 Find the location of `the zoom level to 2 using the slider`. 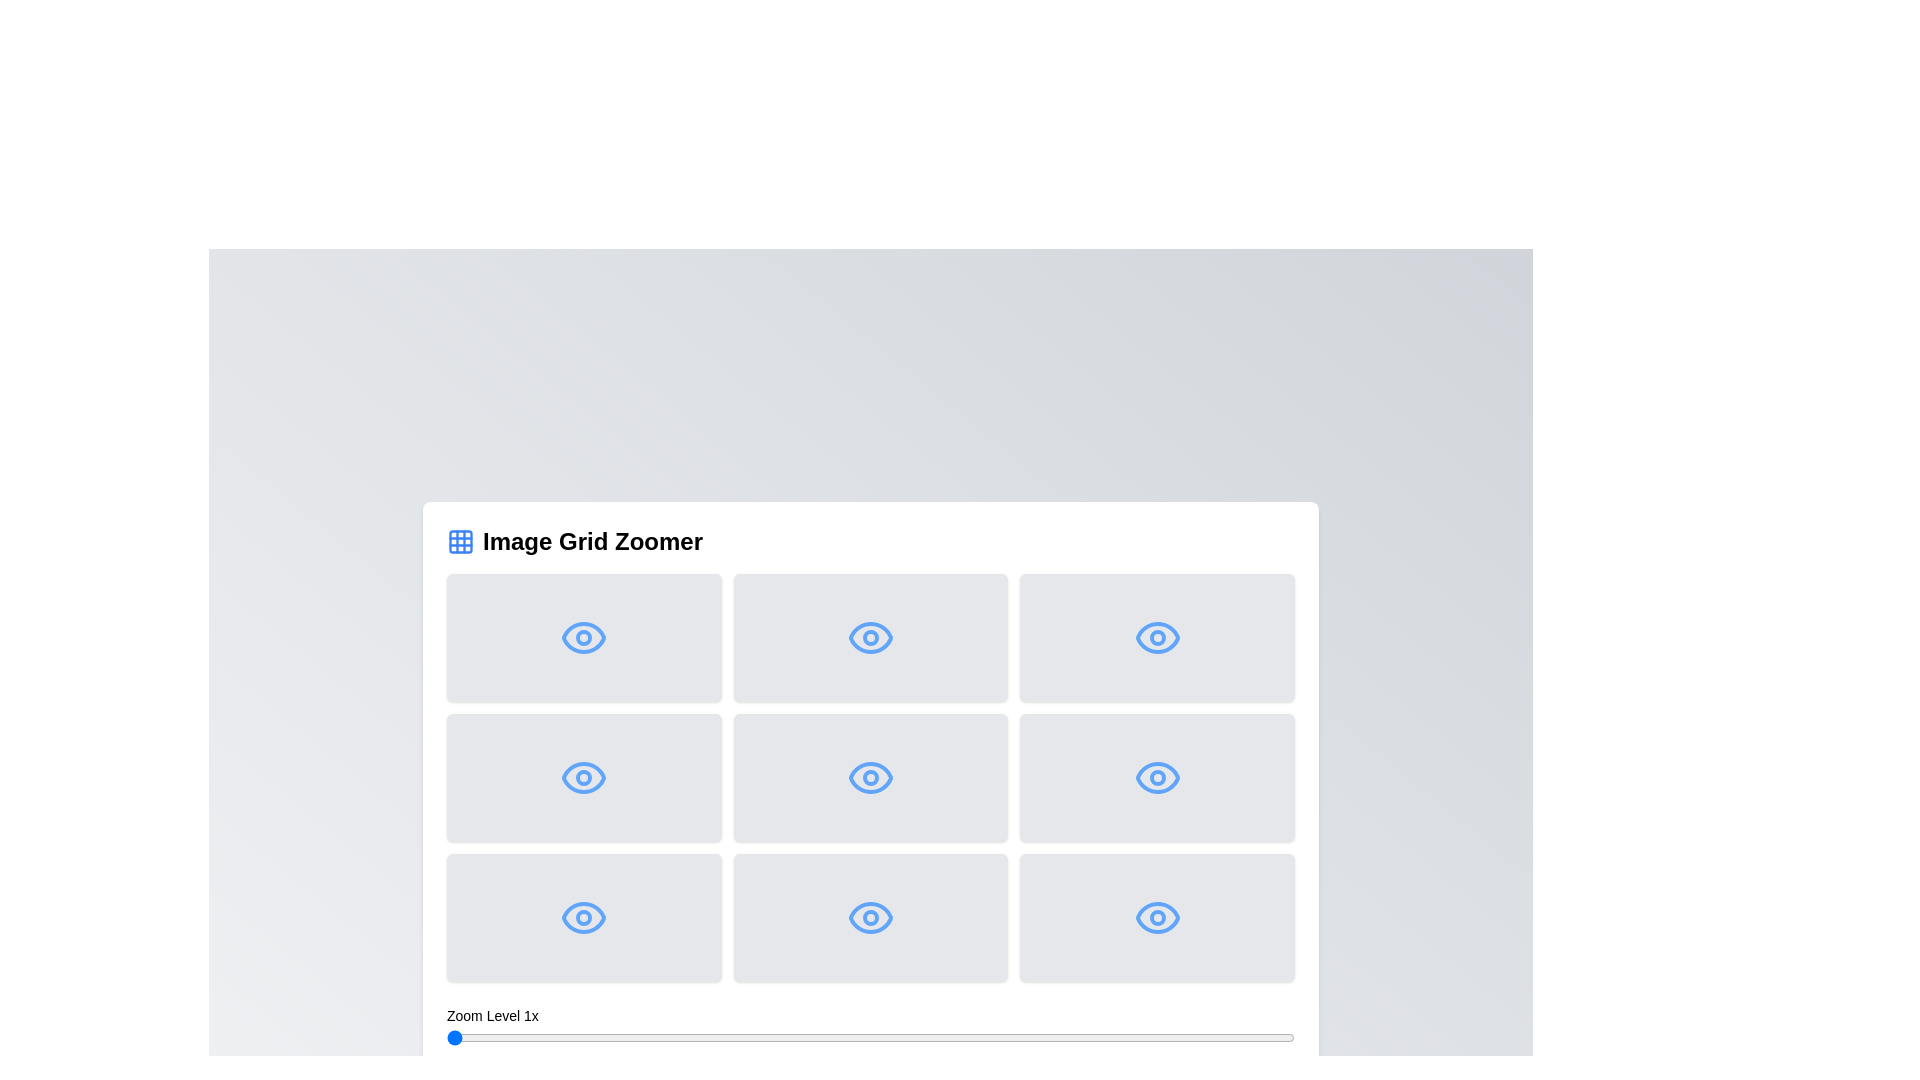

the zoom level to 2 using the slider is located at coordinates (870, 1036).